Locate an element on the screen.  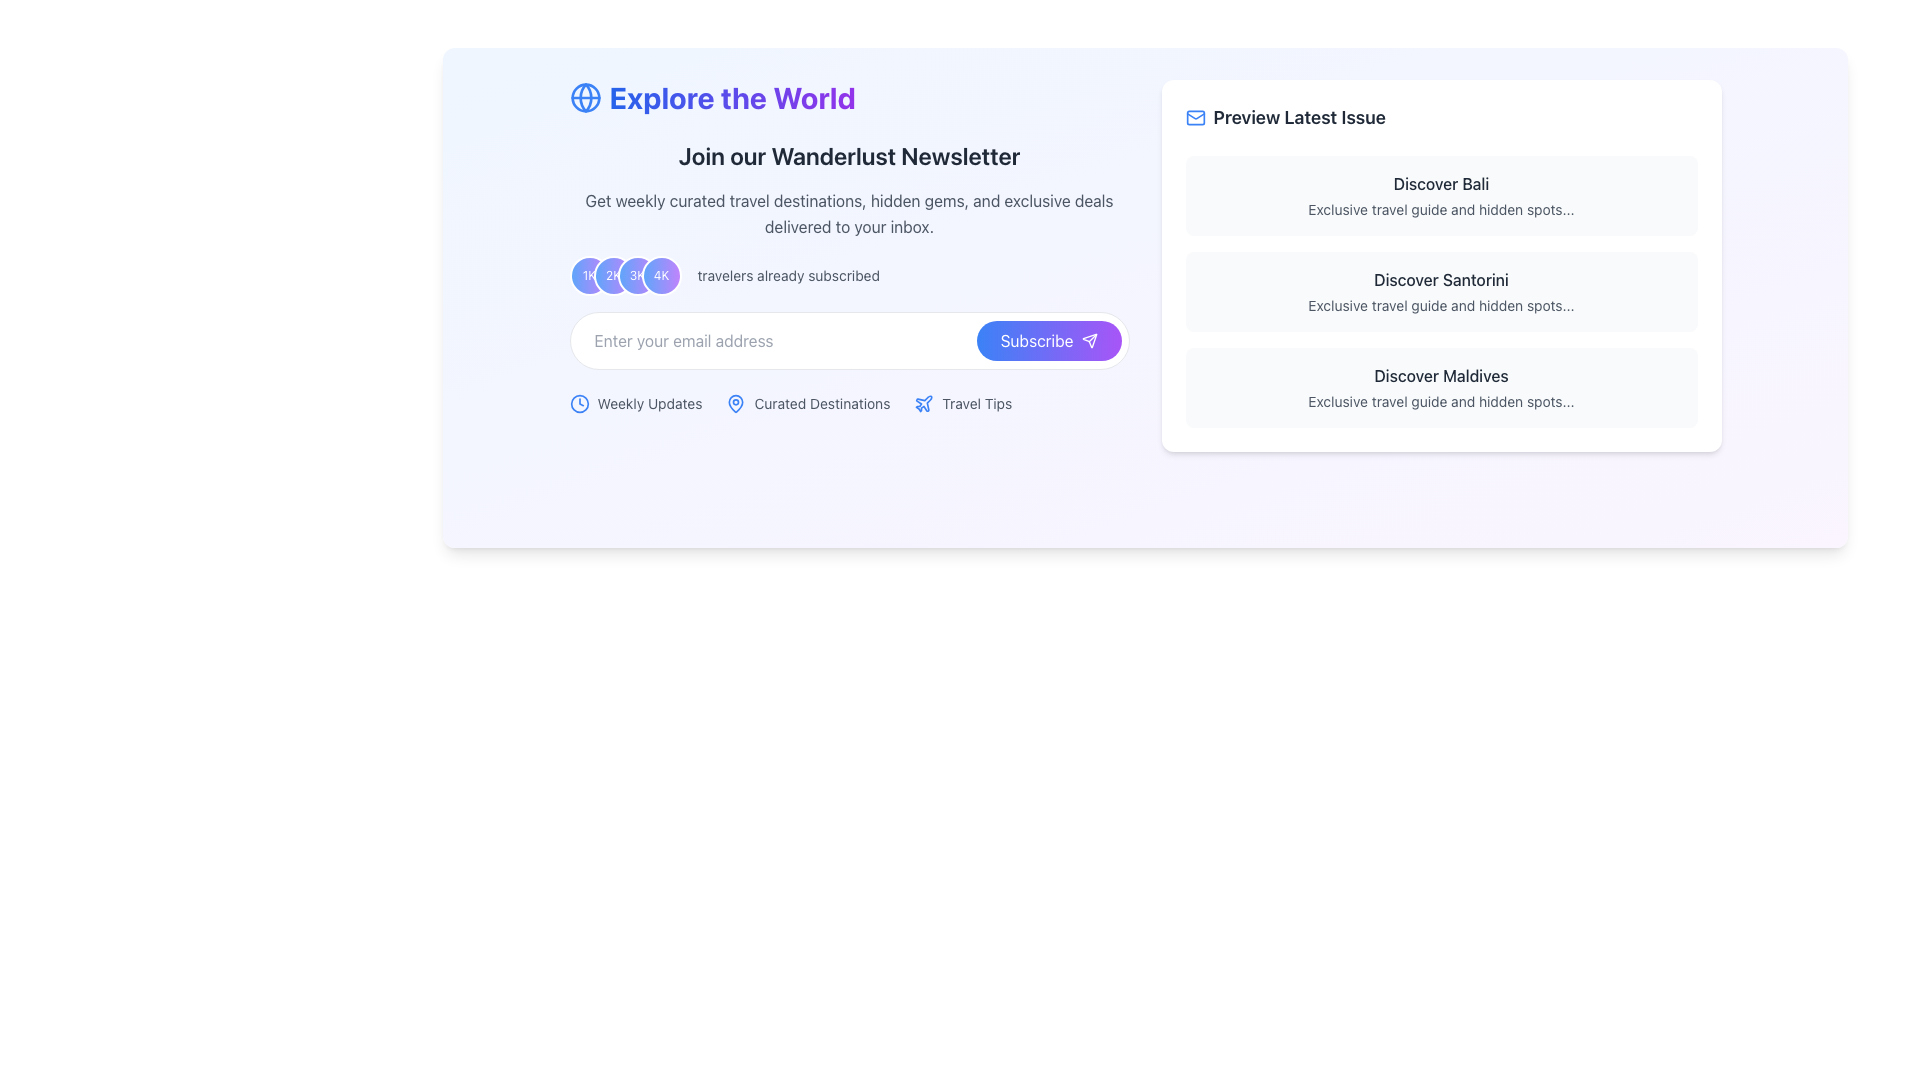
text of the title label located in the second card under the 'Preview Latest Issue' section, positioned above the subtitle 'Exclusive travel guide and hidden spots...' is located at coordinates (1441, 280).